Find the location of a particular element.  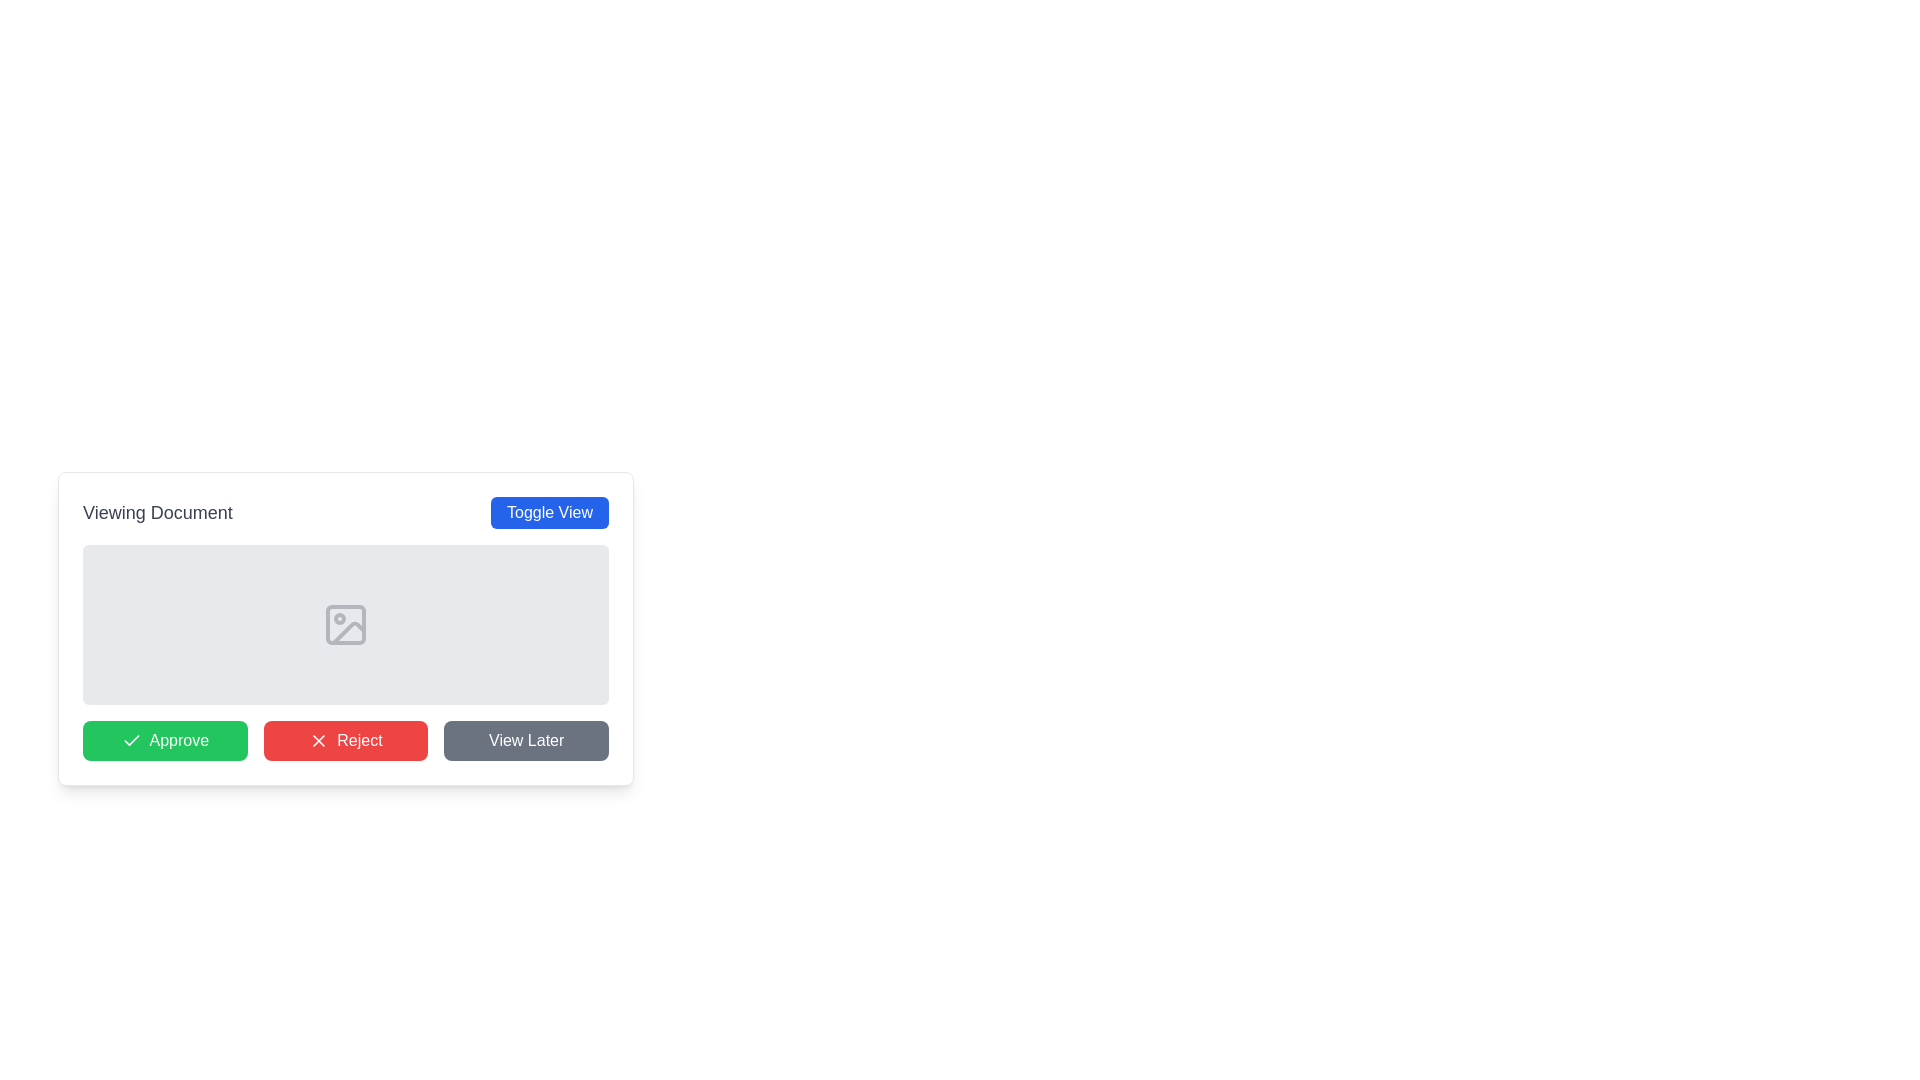

the placeholder area within the 'Viewing Document' panel, which includes an image or document preview is located at coordinates (345, 627).